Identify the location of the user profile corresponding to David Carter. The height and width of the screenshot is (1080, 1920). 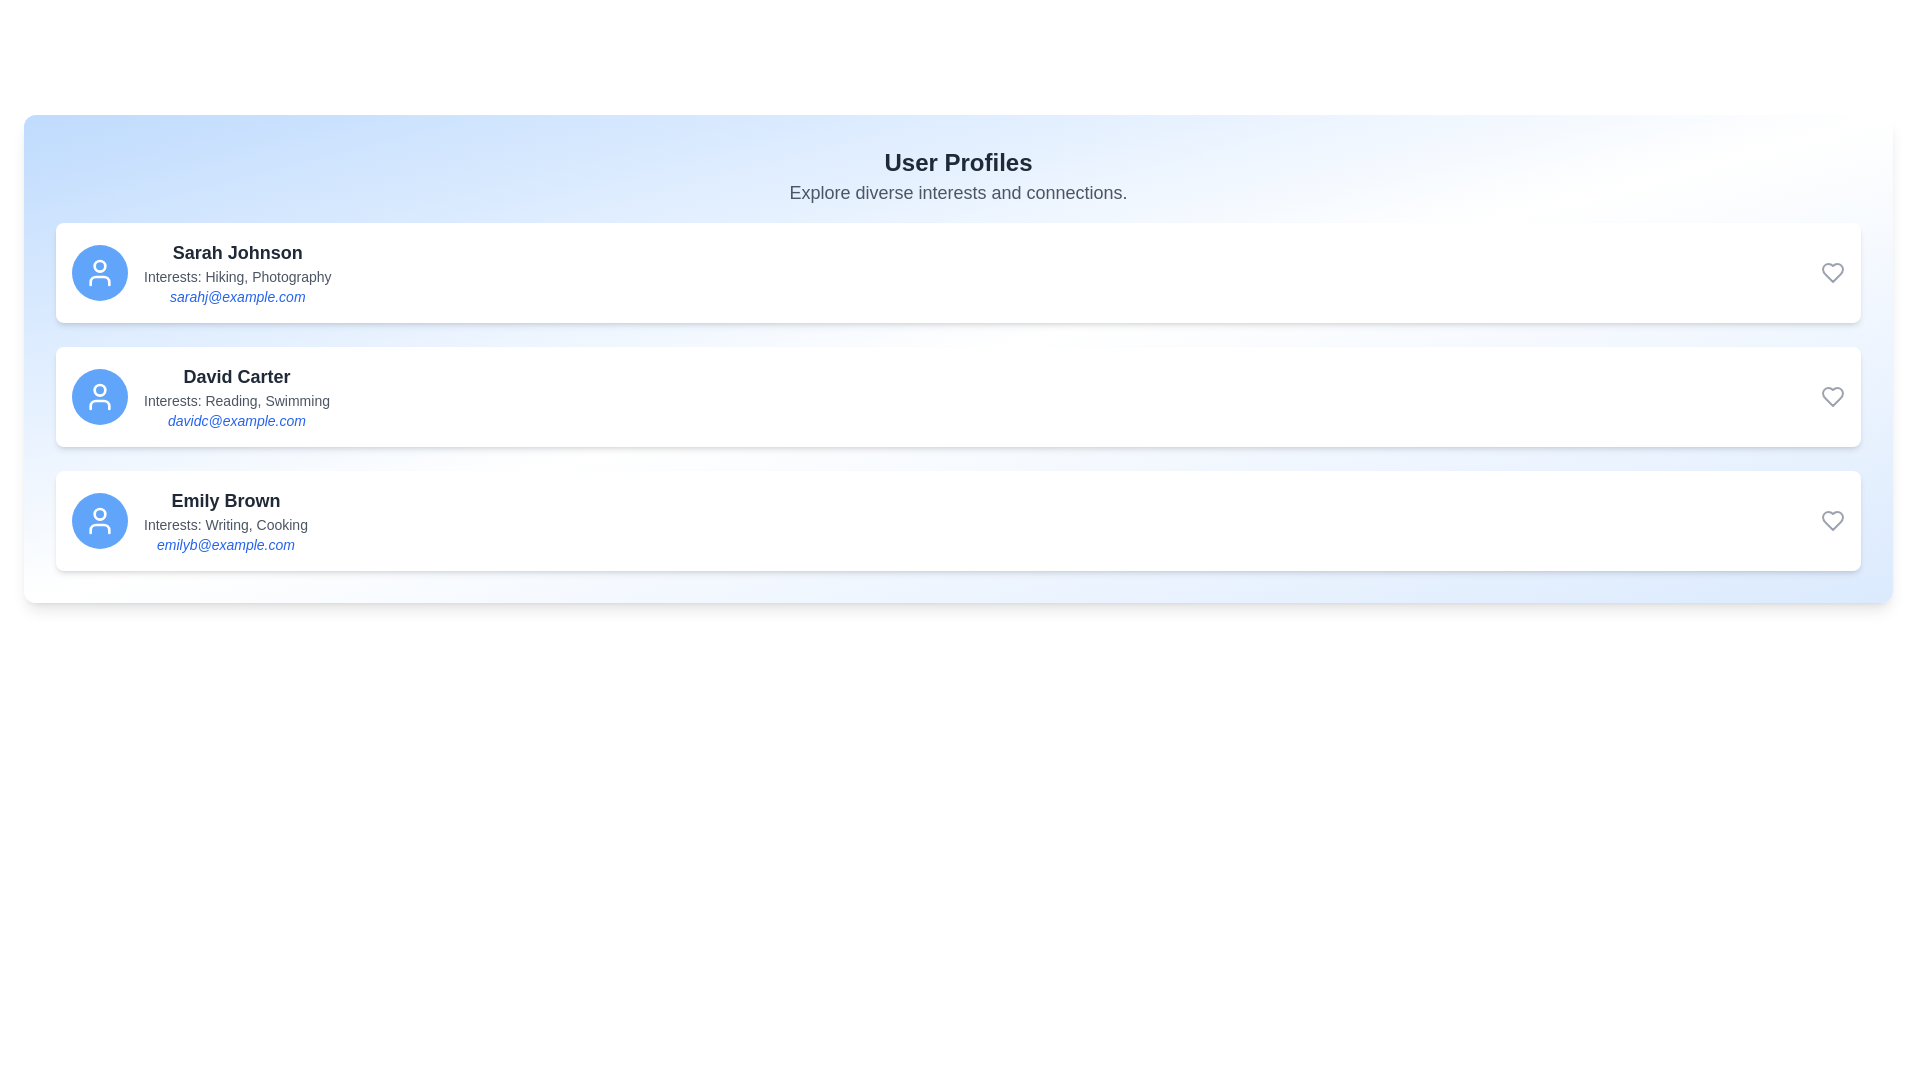
(957, 397).